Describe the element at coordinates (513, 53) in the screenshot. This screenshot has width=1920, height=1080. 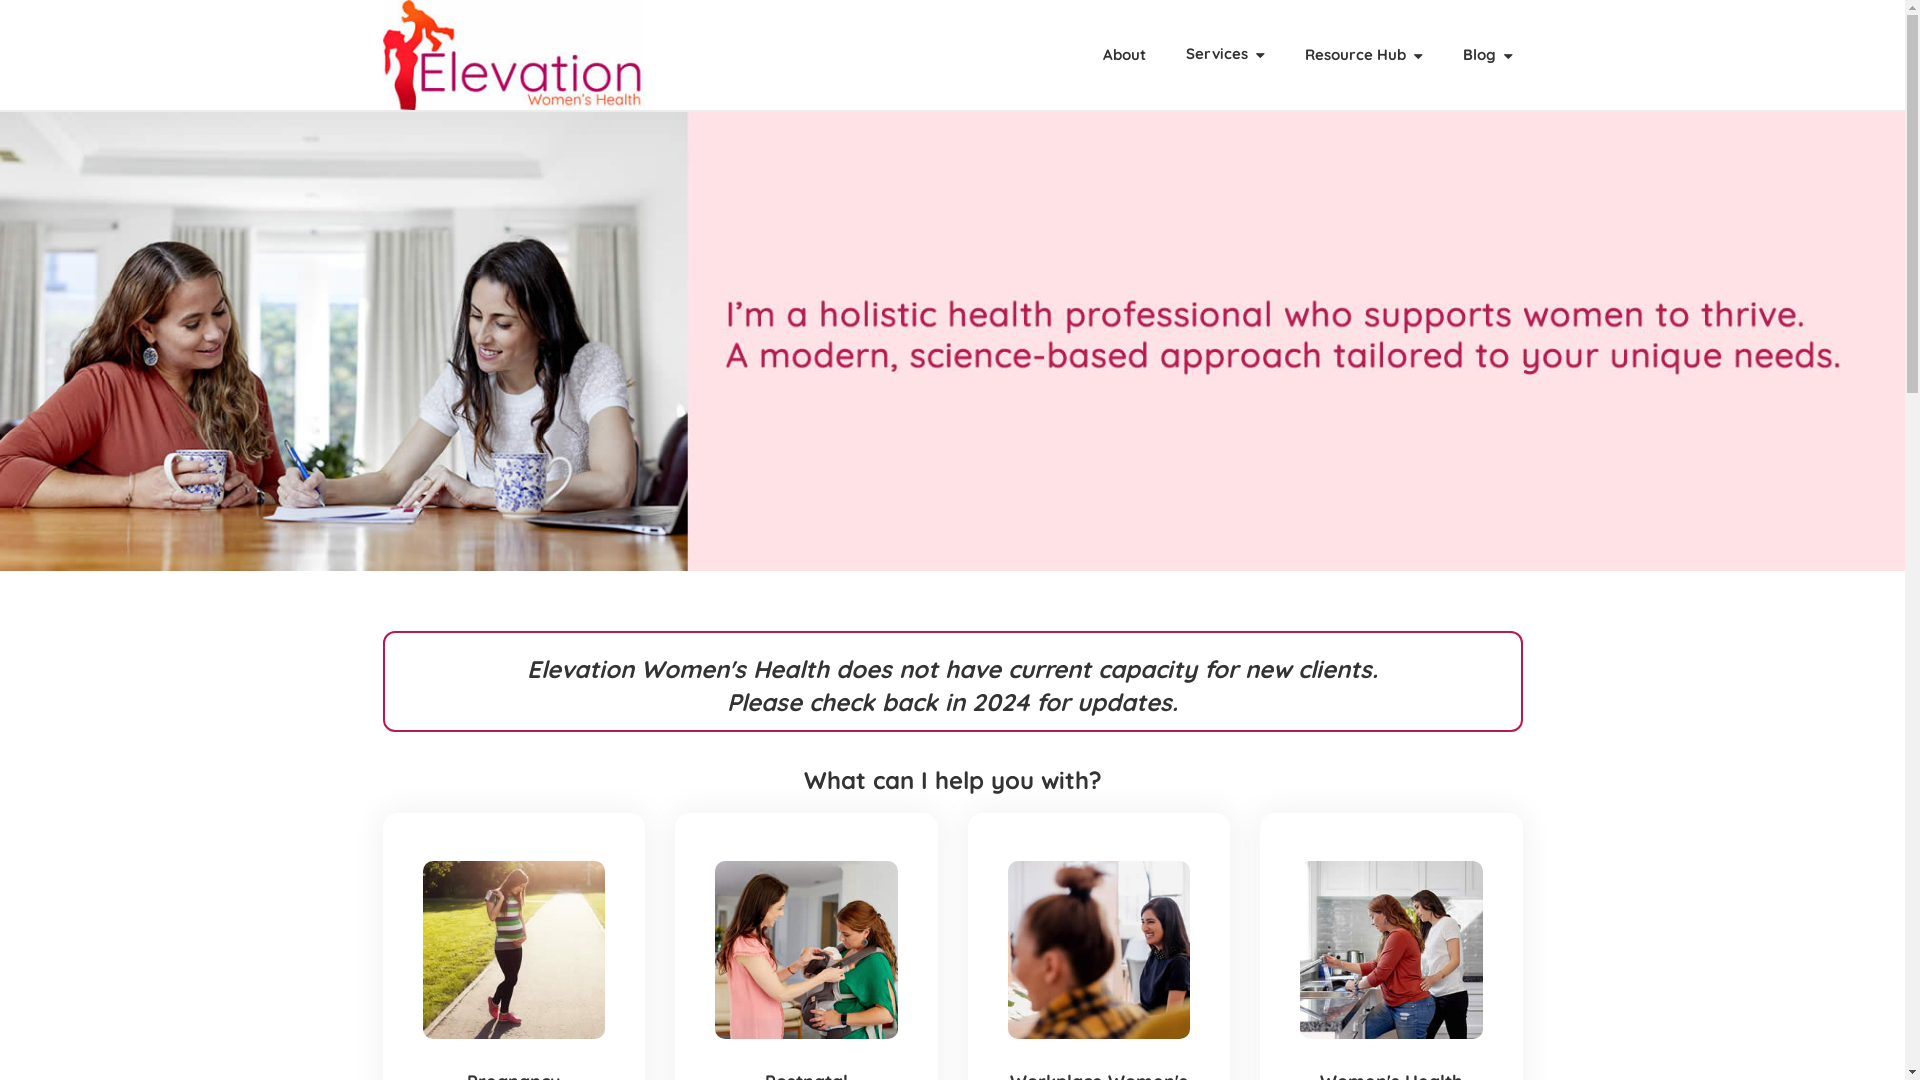
I see `'Elevation Women's Health'` at that location.